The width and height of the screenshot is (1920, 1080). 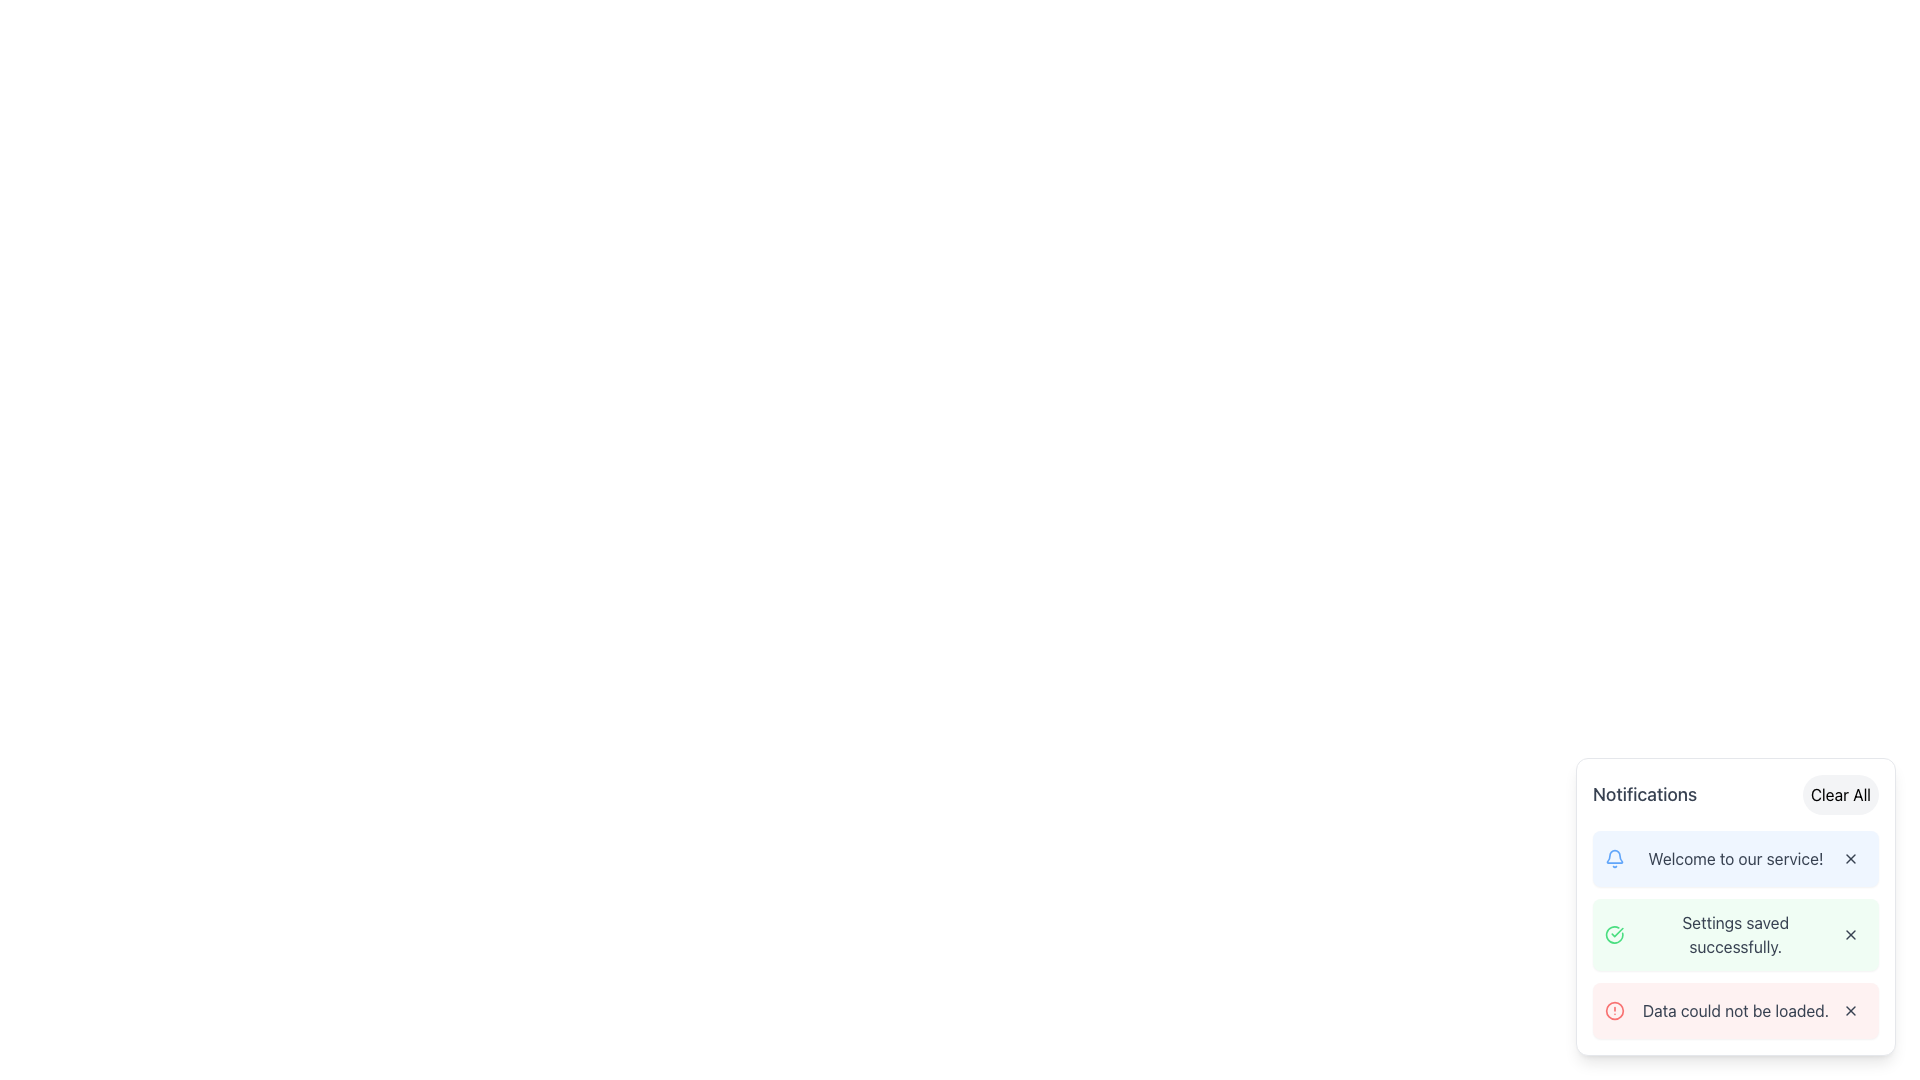 I want to click on the blue bell-shaped icon located within the notification card to the left of the text 'Welcome to our service!', if it is clickable, so click(x=1614, y=858).